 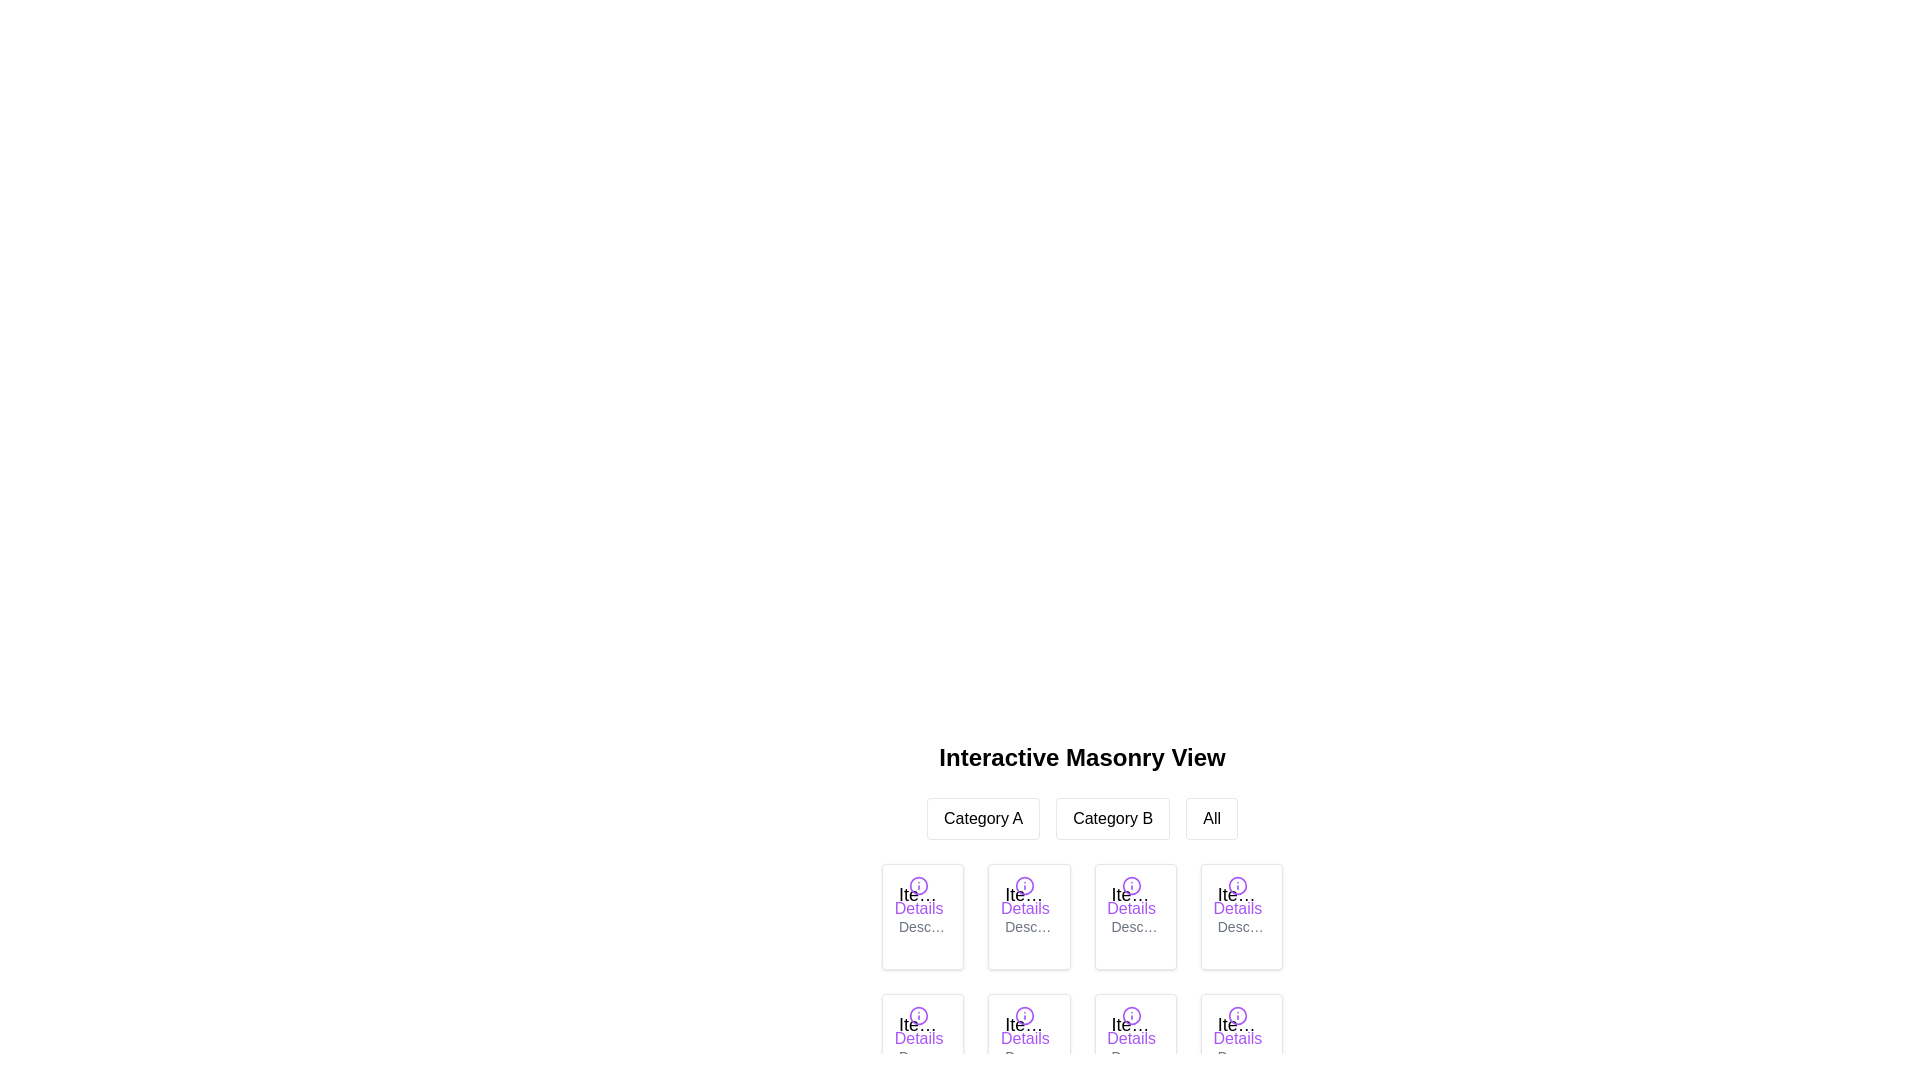 What do you see at coordinates (1131, 884) in the screenshot?
I see `the icon located in the upper-right corner of the 'Details' card, which is the third card in the top row of the 'Interactive Masonry View'` at bounding box center [1131, 884].